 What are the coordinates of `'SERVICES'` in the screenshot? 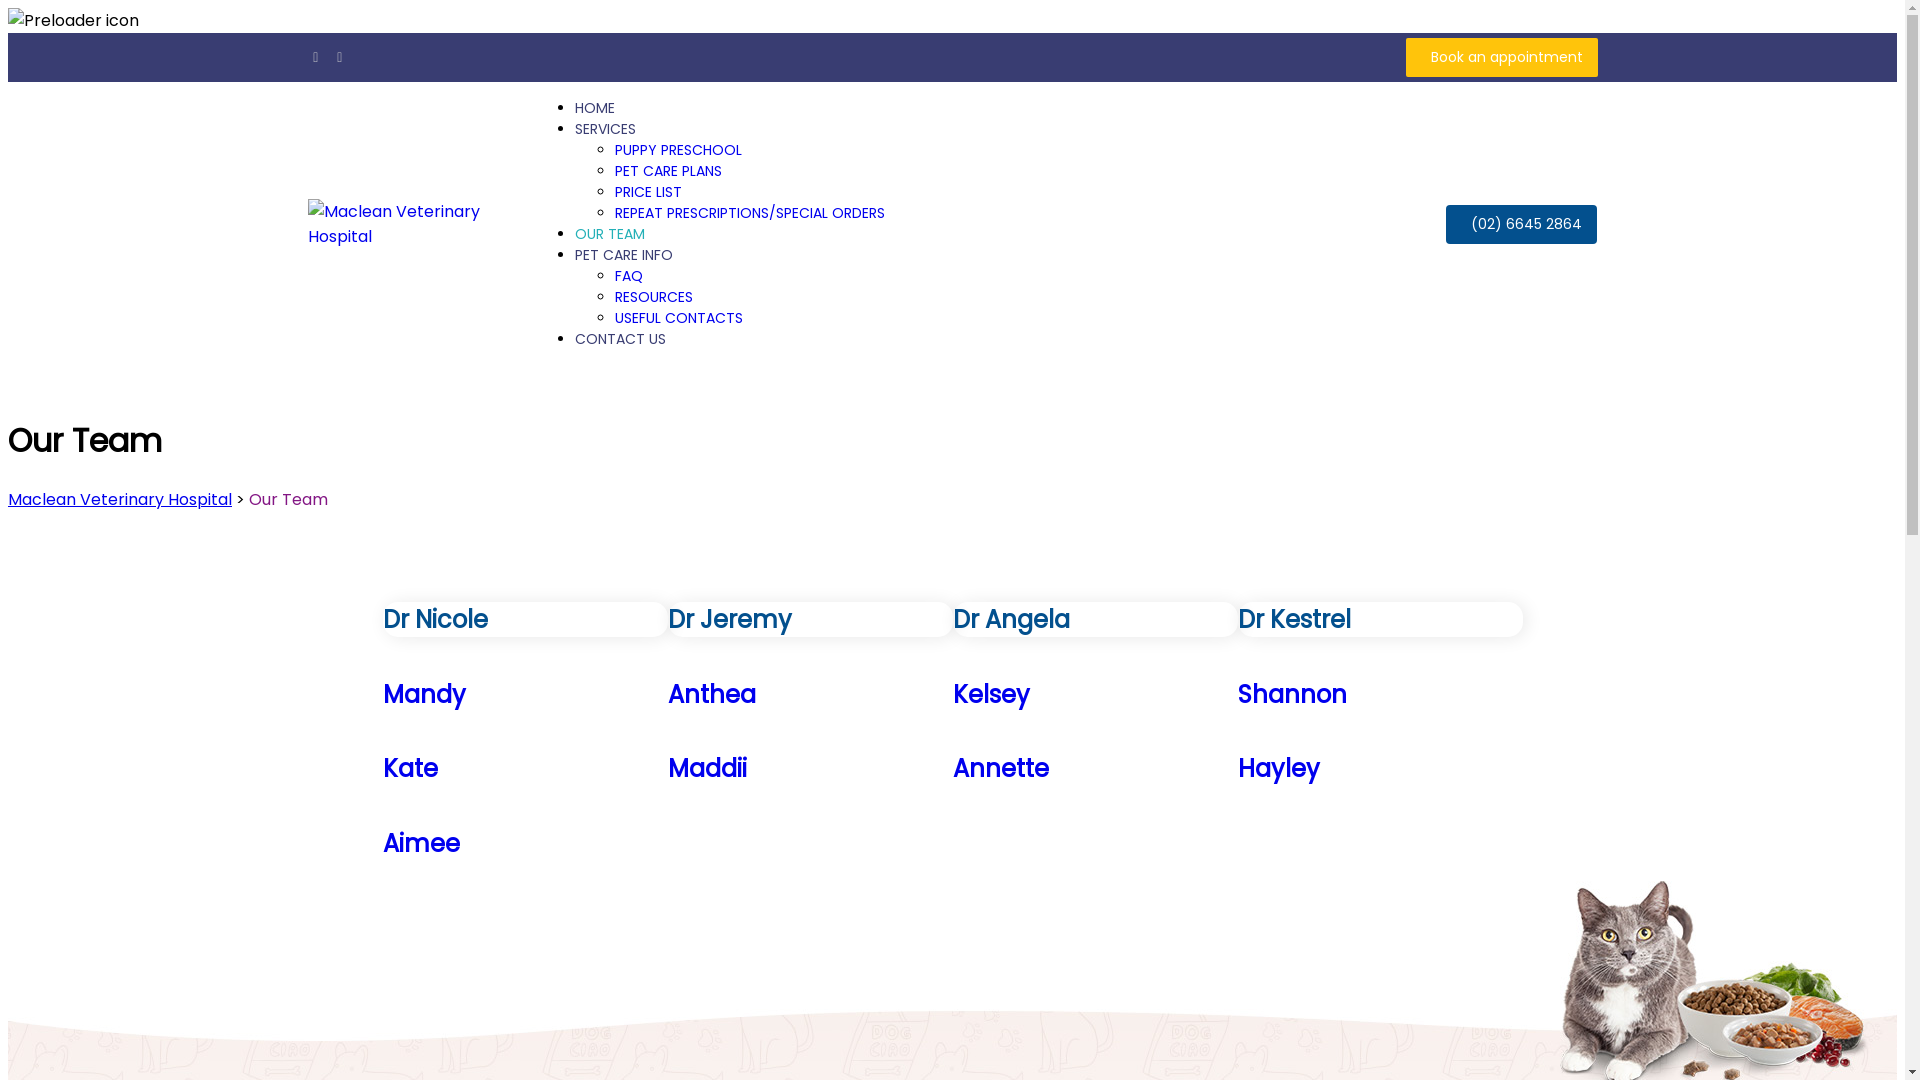 It's located at (604, 128).